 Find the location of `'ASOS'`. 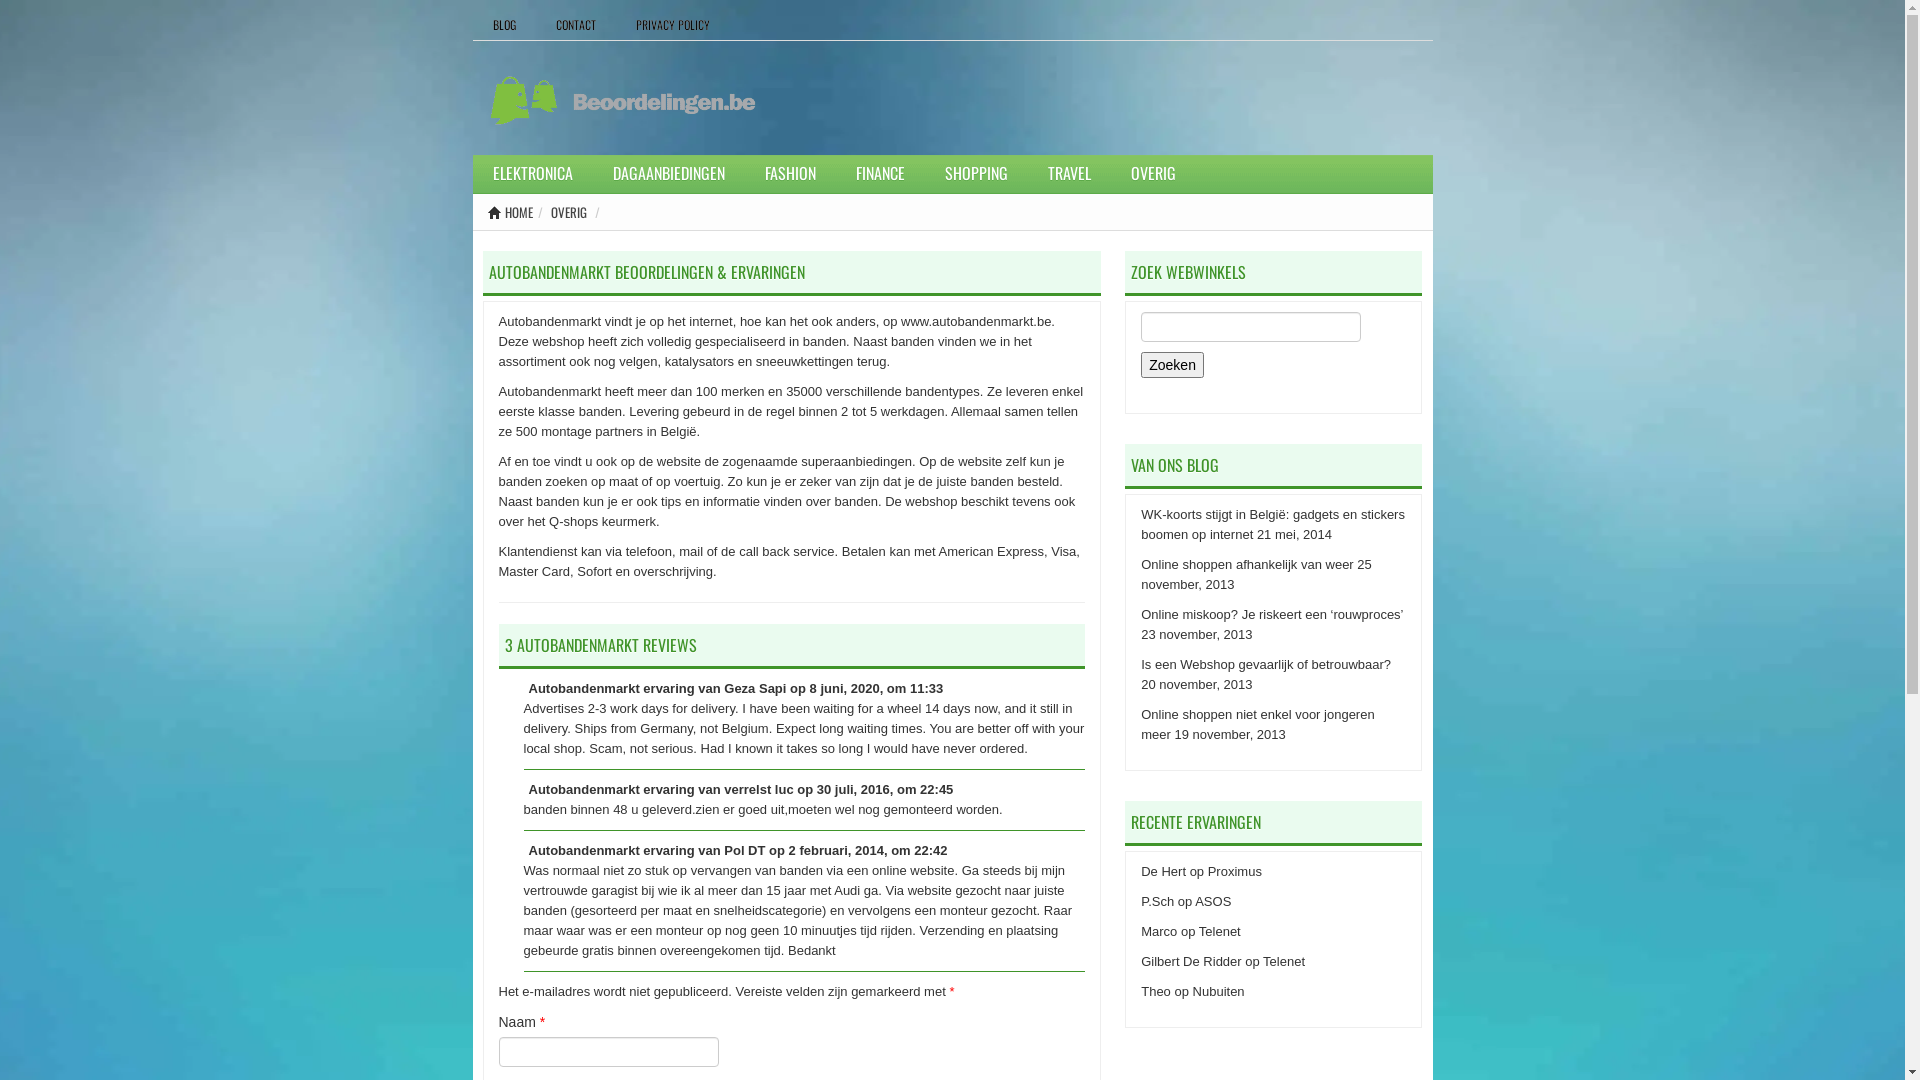

'ASOS' is located at coordinates (1212, 901).